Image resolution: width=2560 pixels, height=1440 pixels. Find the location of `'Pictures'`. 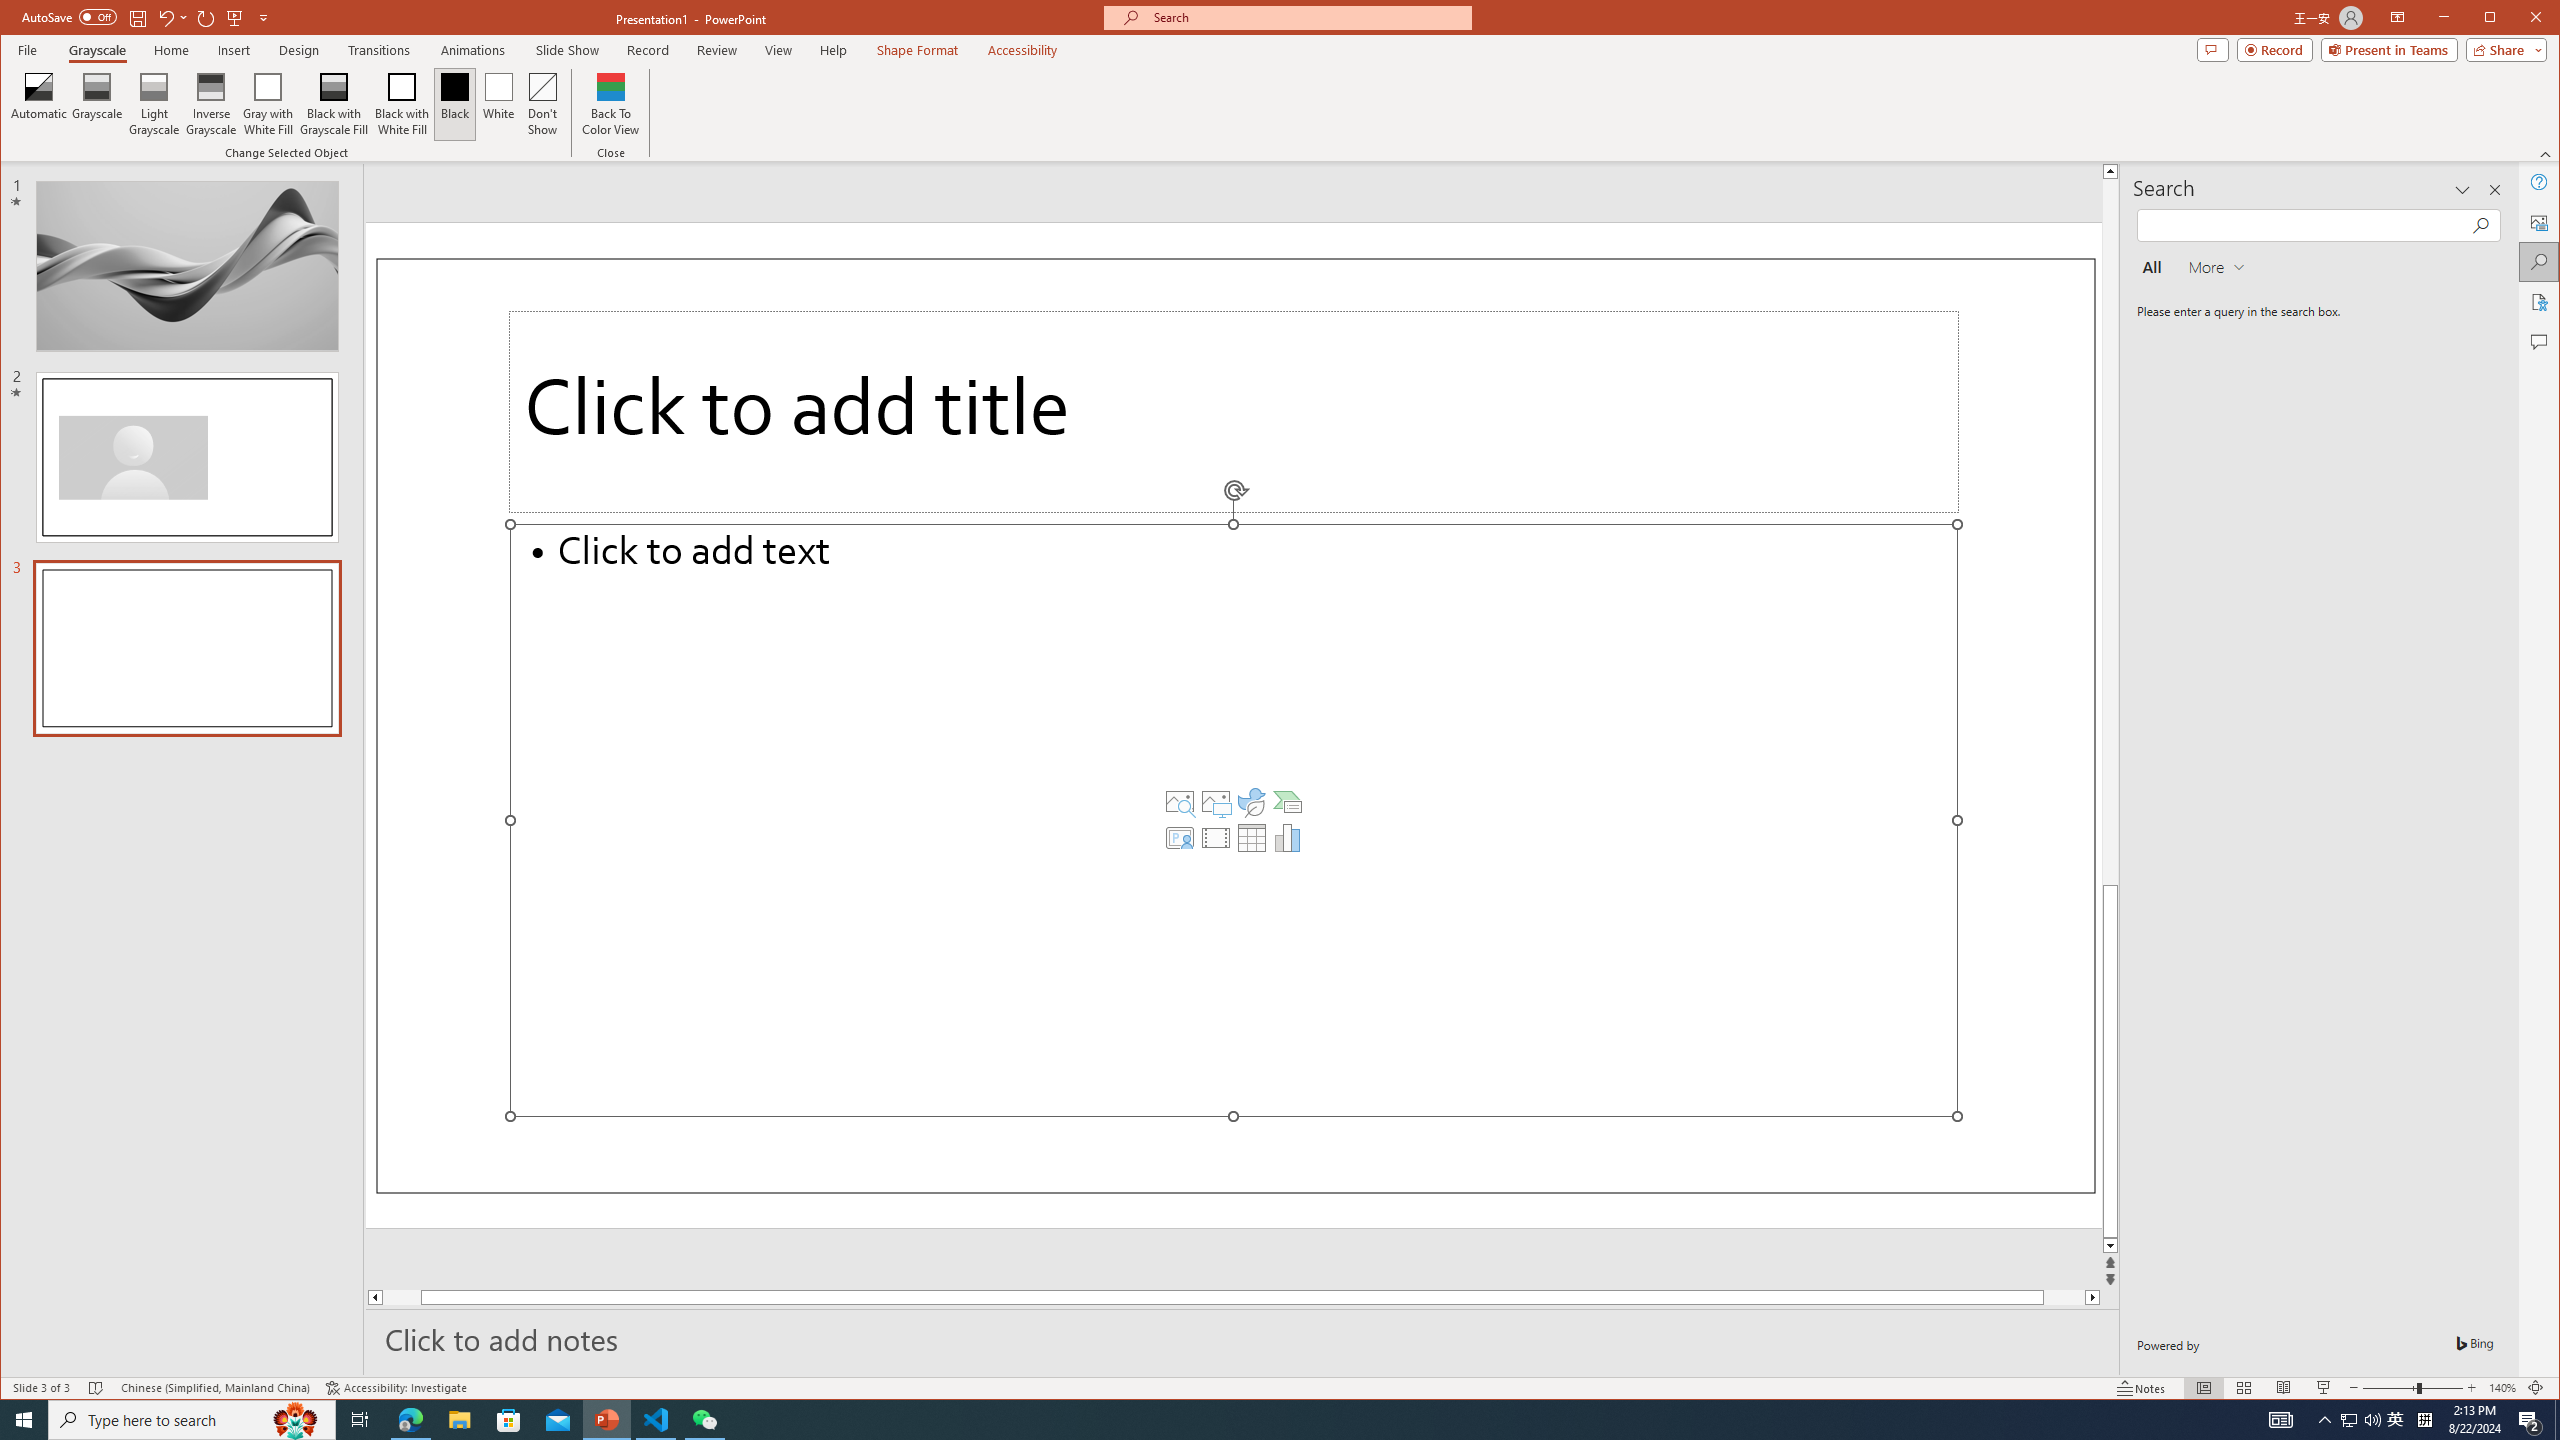

'Pictures' is located at coordinates (1215, 801).